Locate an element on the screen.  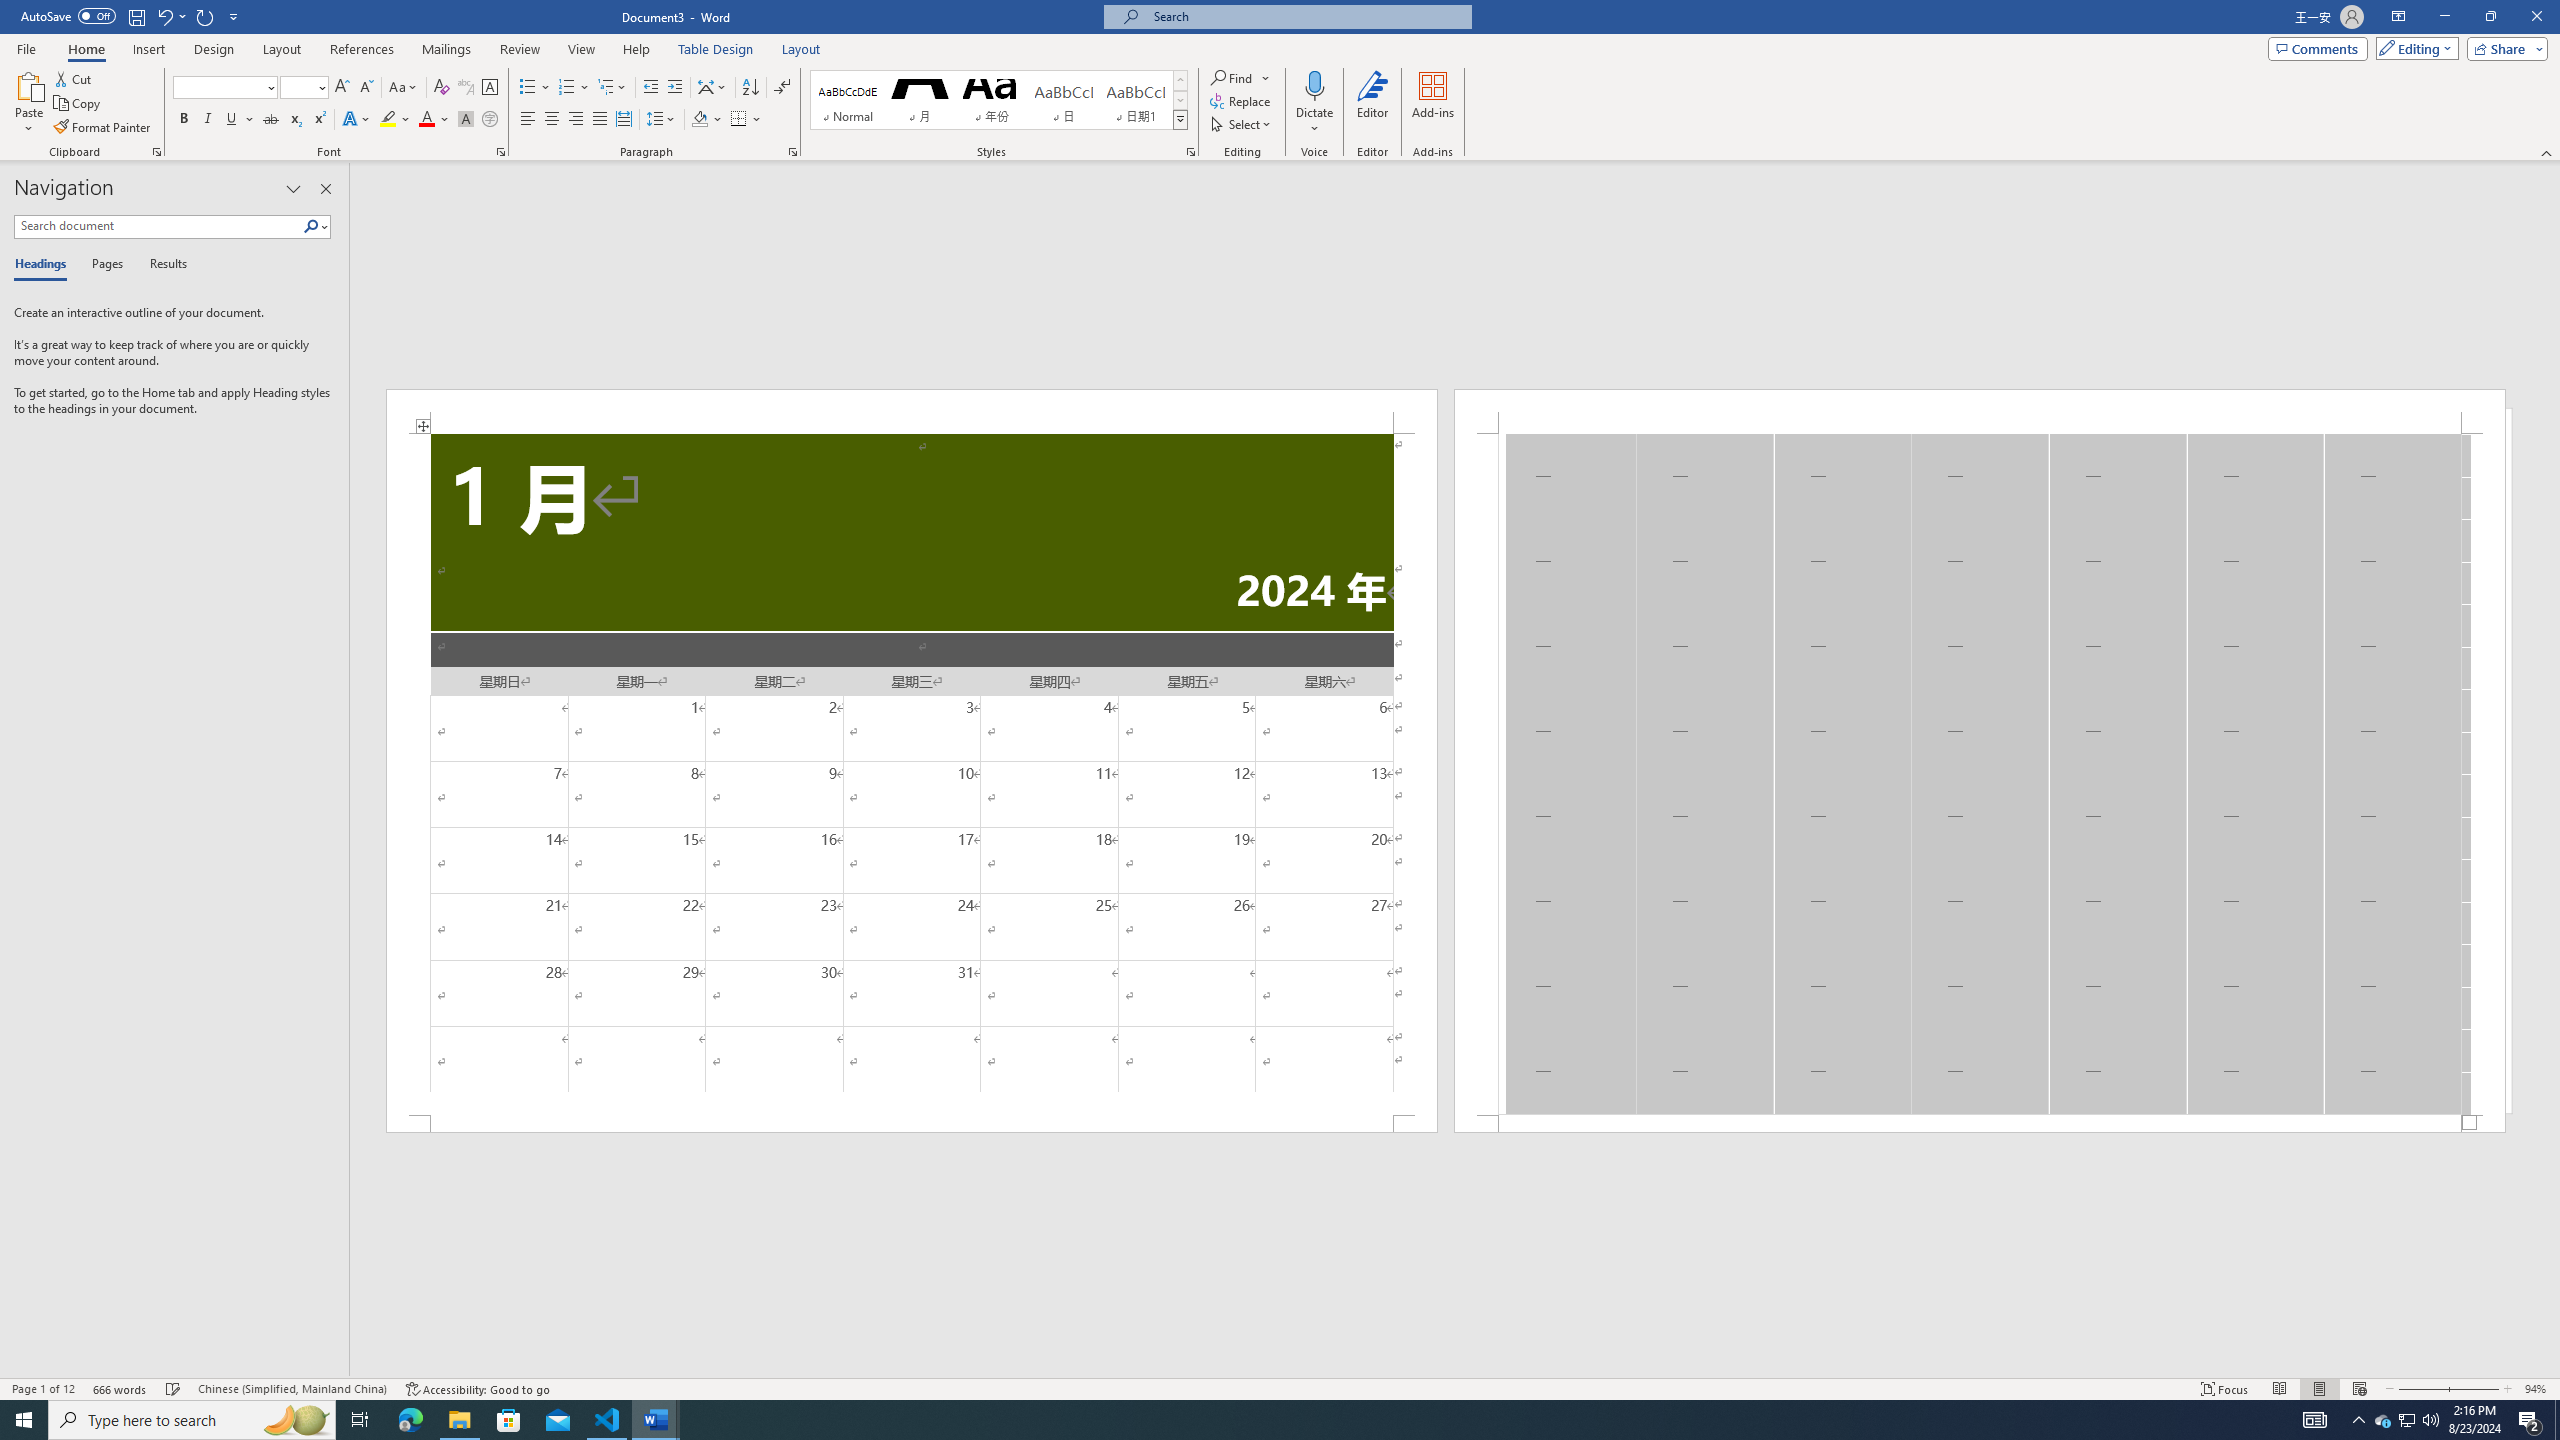
'Text Effects and Typography' is located at coordinates (354, 118).